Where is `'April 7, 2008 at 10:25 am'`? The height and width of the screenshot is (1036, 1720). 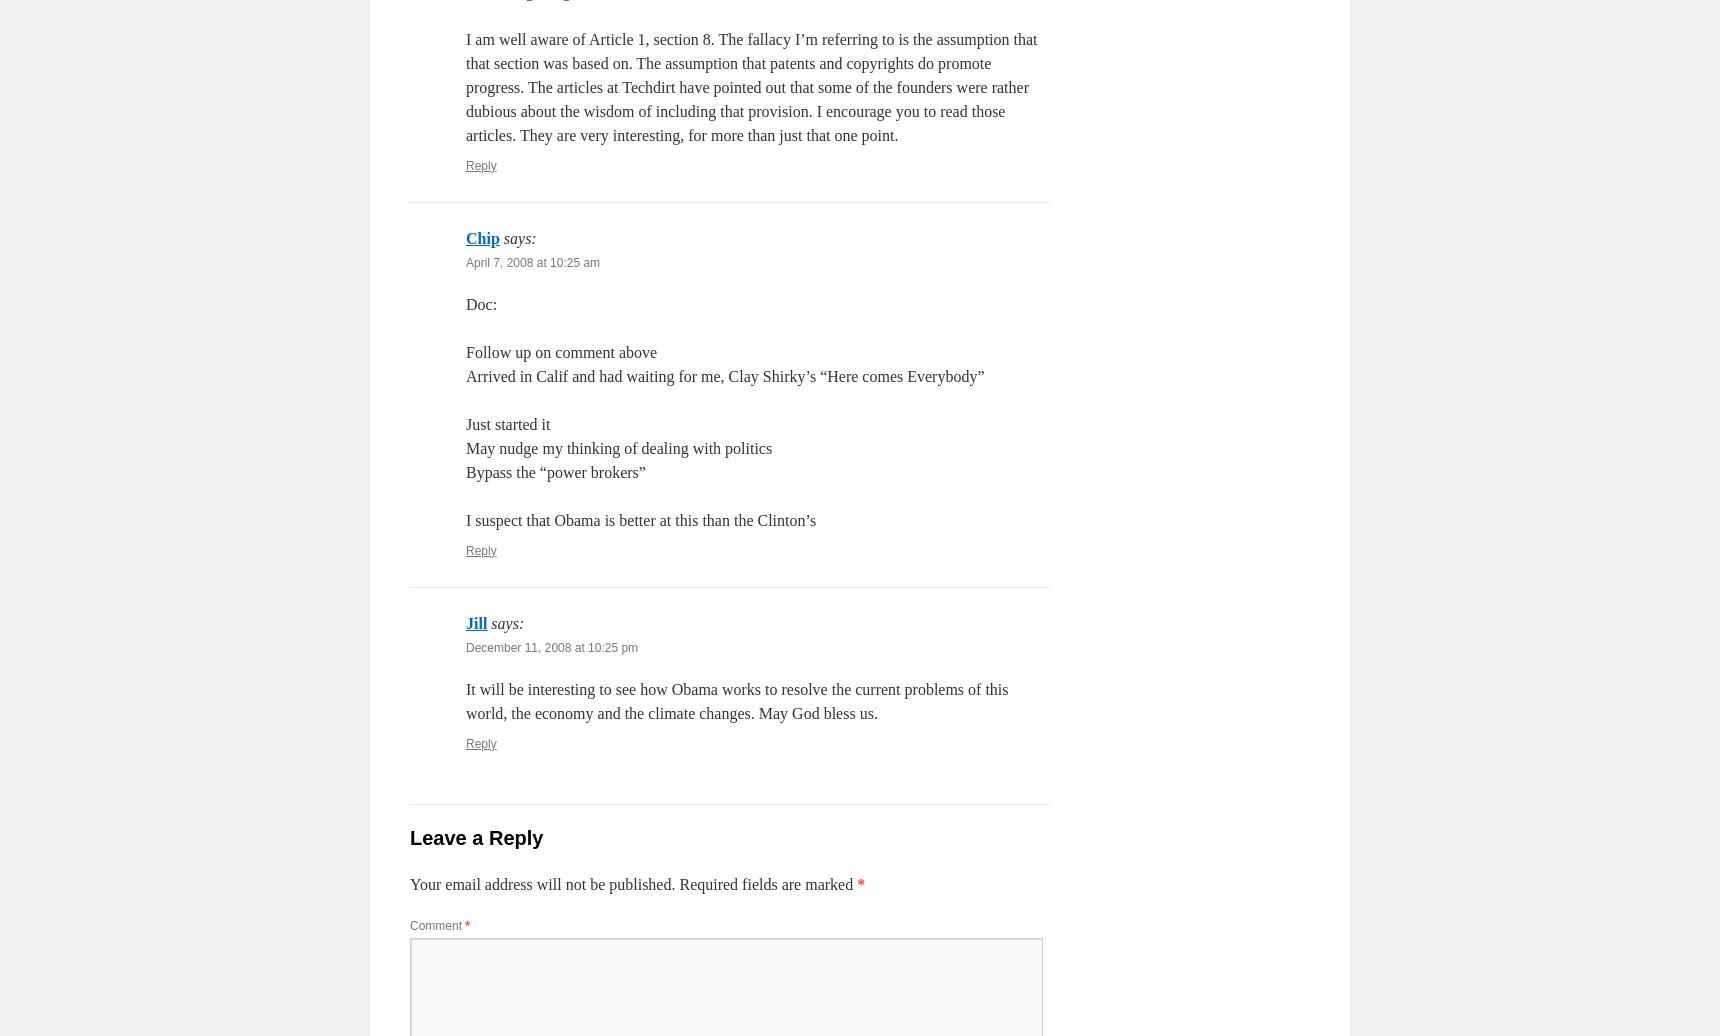
'April 7, 2008 at 10:25 am' is located at coordinates (533, 262).